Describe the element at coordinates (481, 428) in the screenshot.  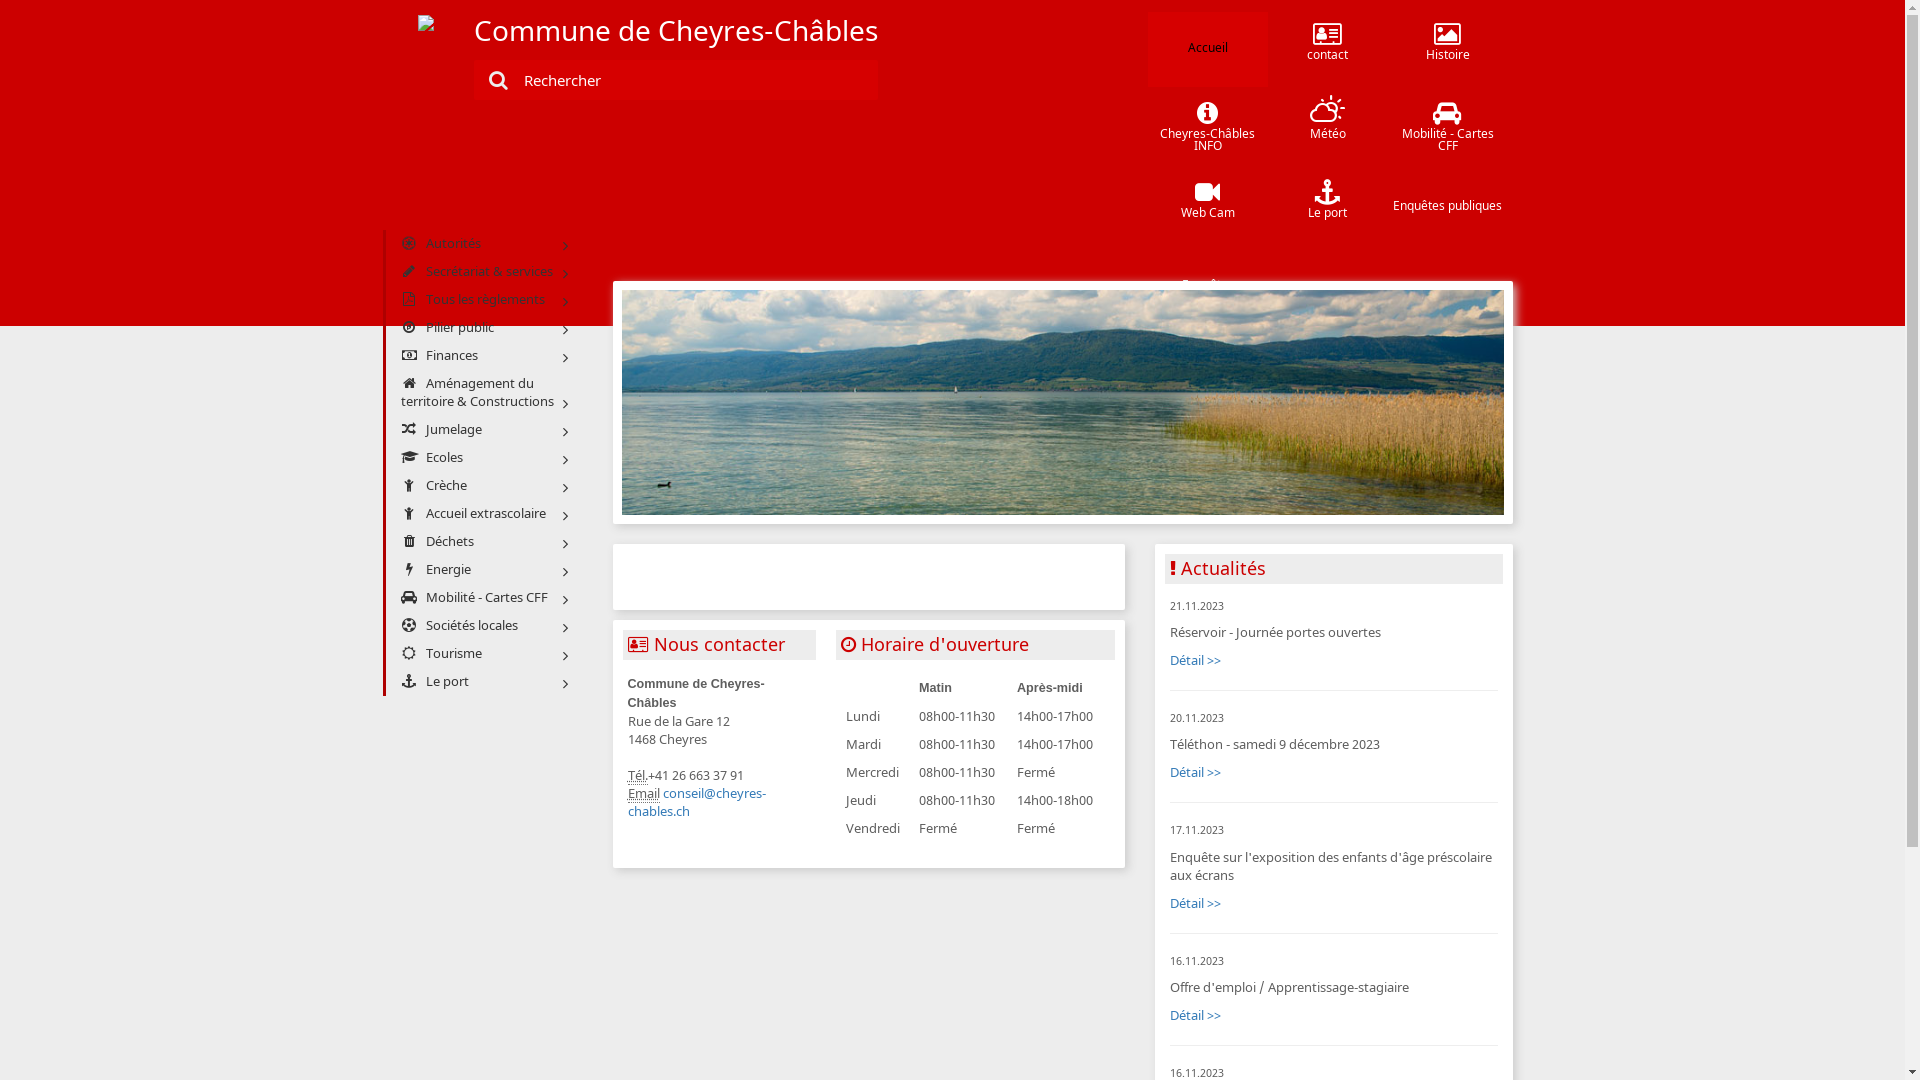
I see `'Jumelage'` at that location.